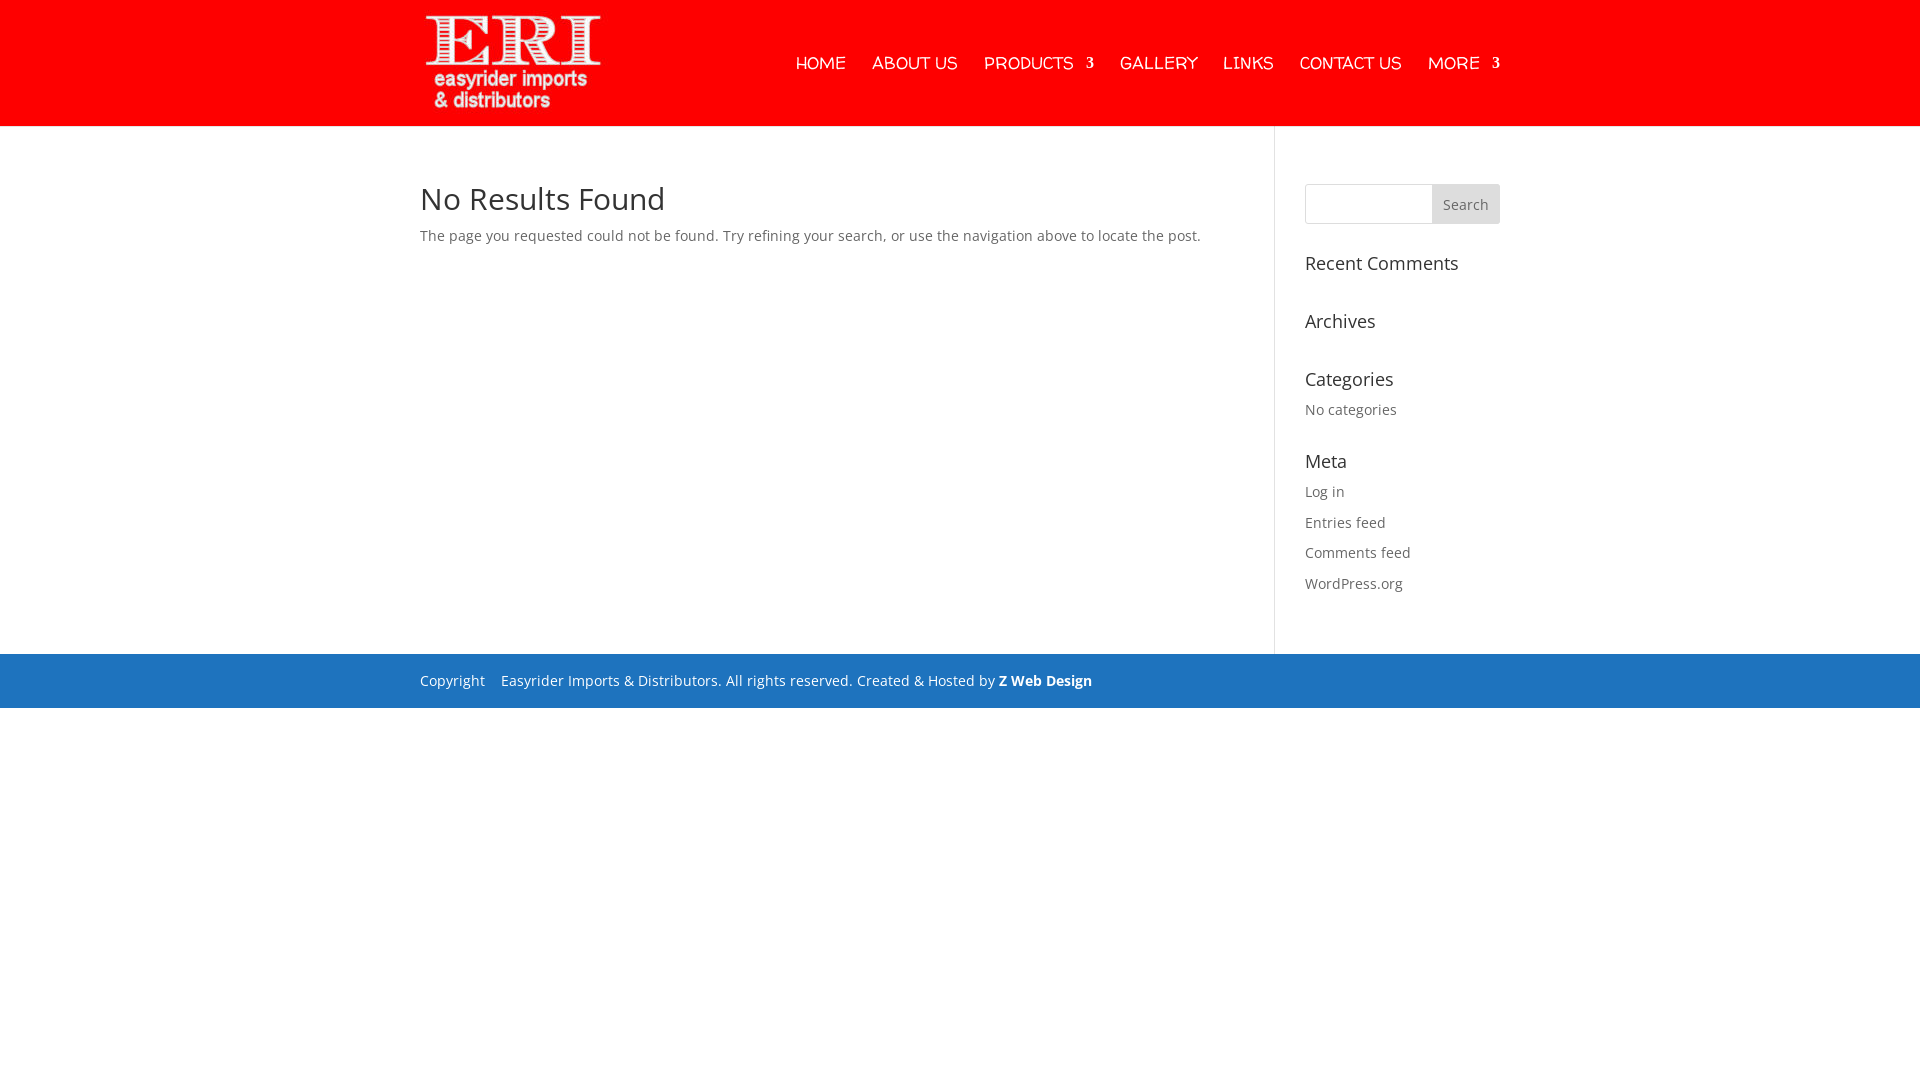 The height and width of the screenshot is (1080, 1920). I want to click on 'Log in', so click(1324, 491).